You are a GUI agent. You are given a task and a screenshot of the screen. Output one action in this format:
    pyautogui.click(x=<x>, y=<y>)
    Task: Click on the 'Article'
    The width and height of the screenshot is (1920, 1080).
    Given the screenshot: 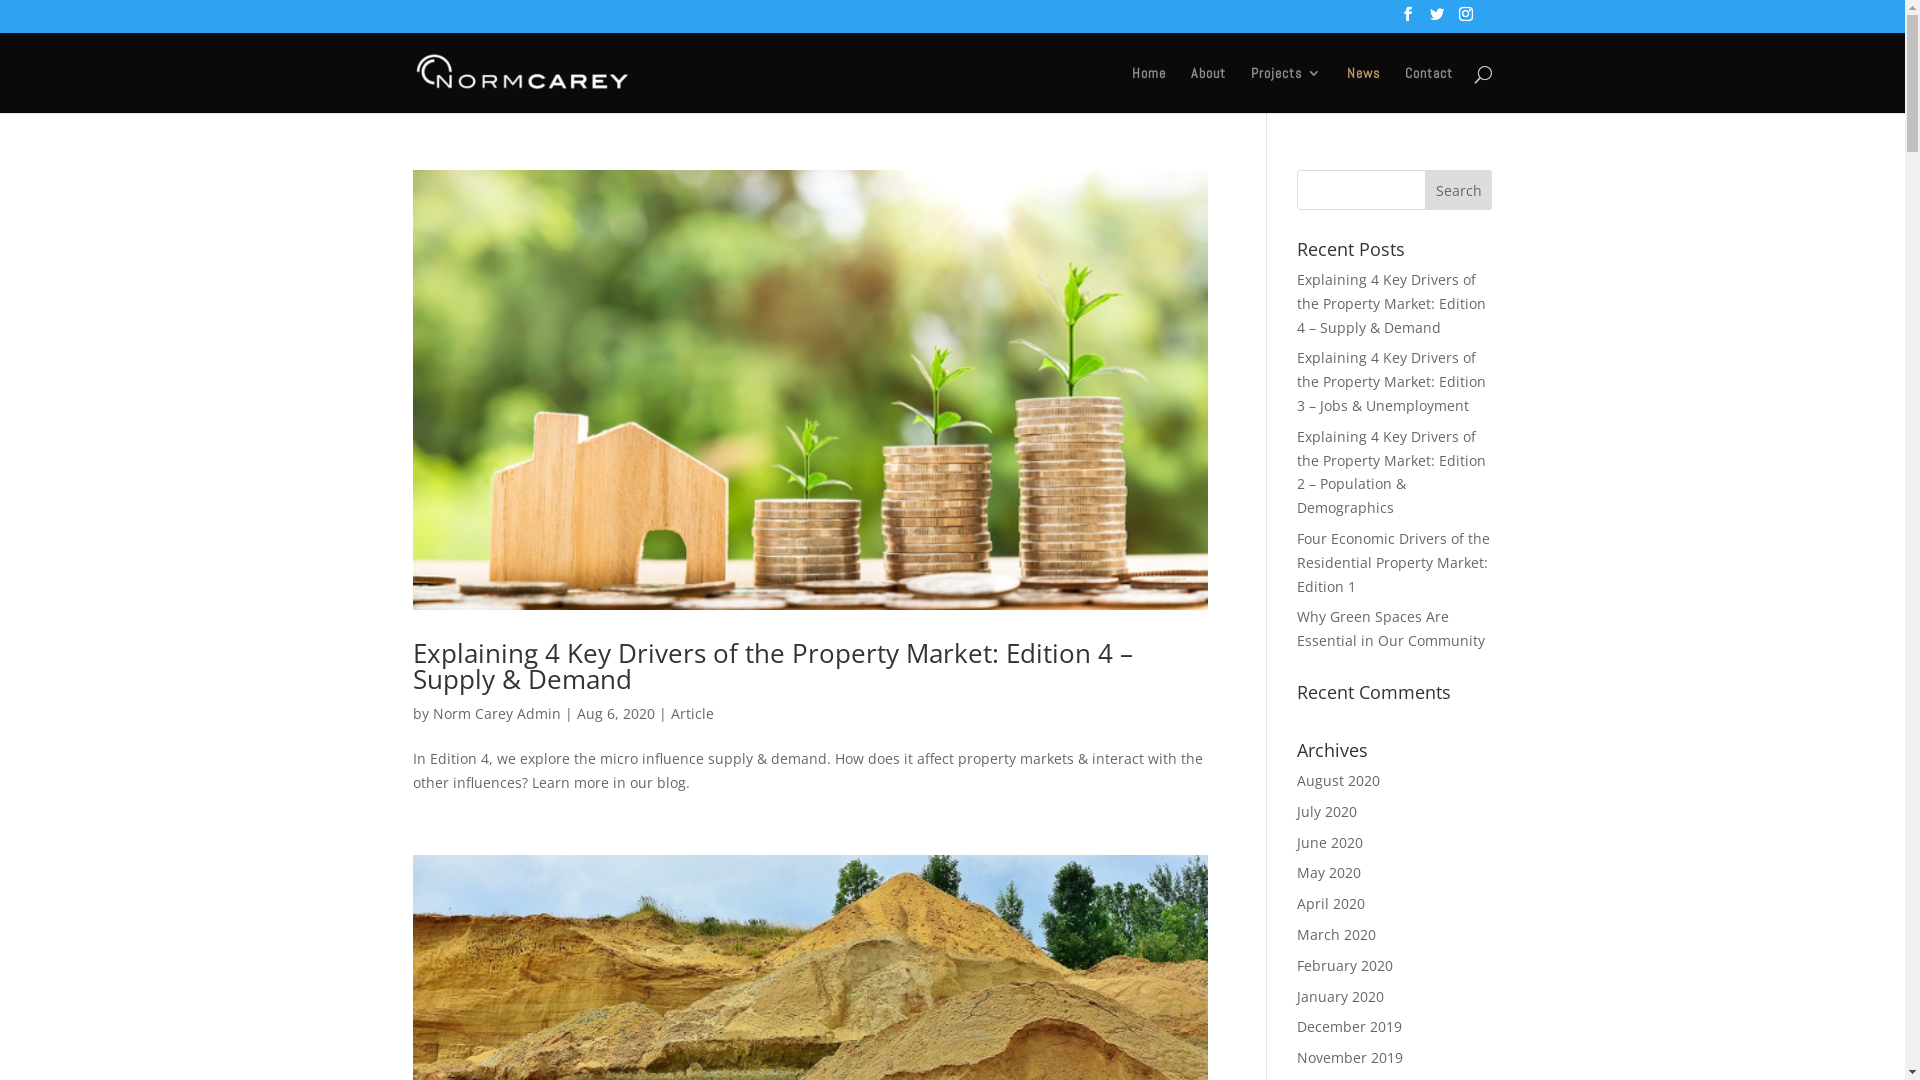 What is the action you would take?
    pyautogui.click(x=670, y=712)
    